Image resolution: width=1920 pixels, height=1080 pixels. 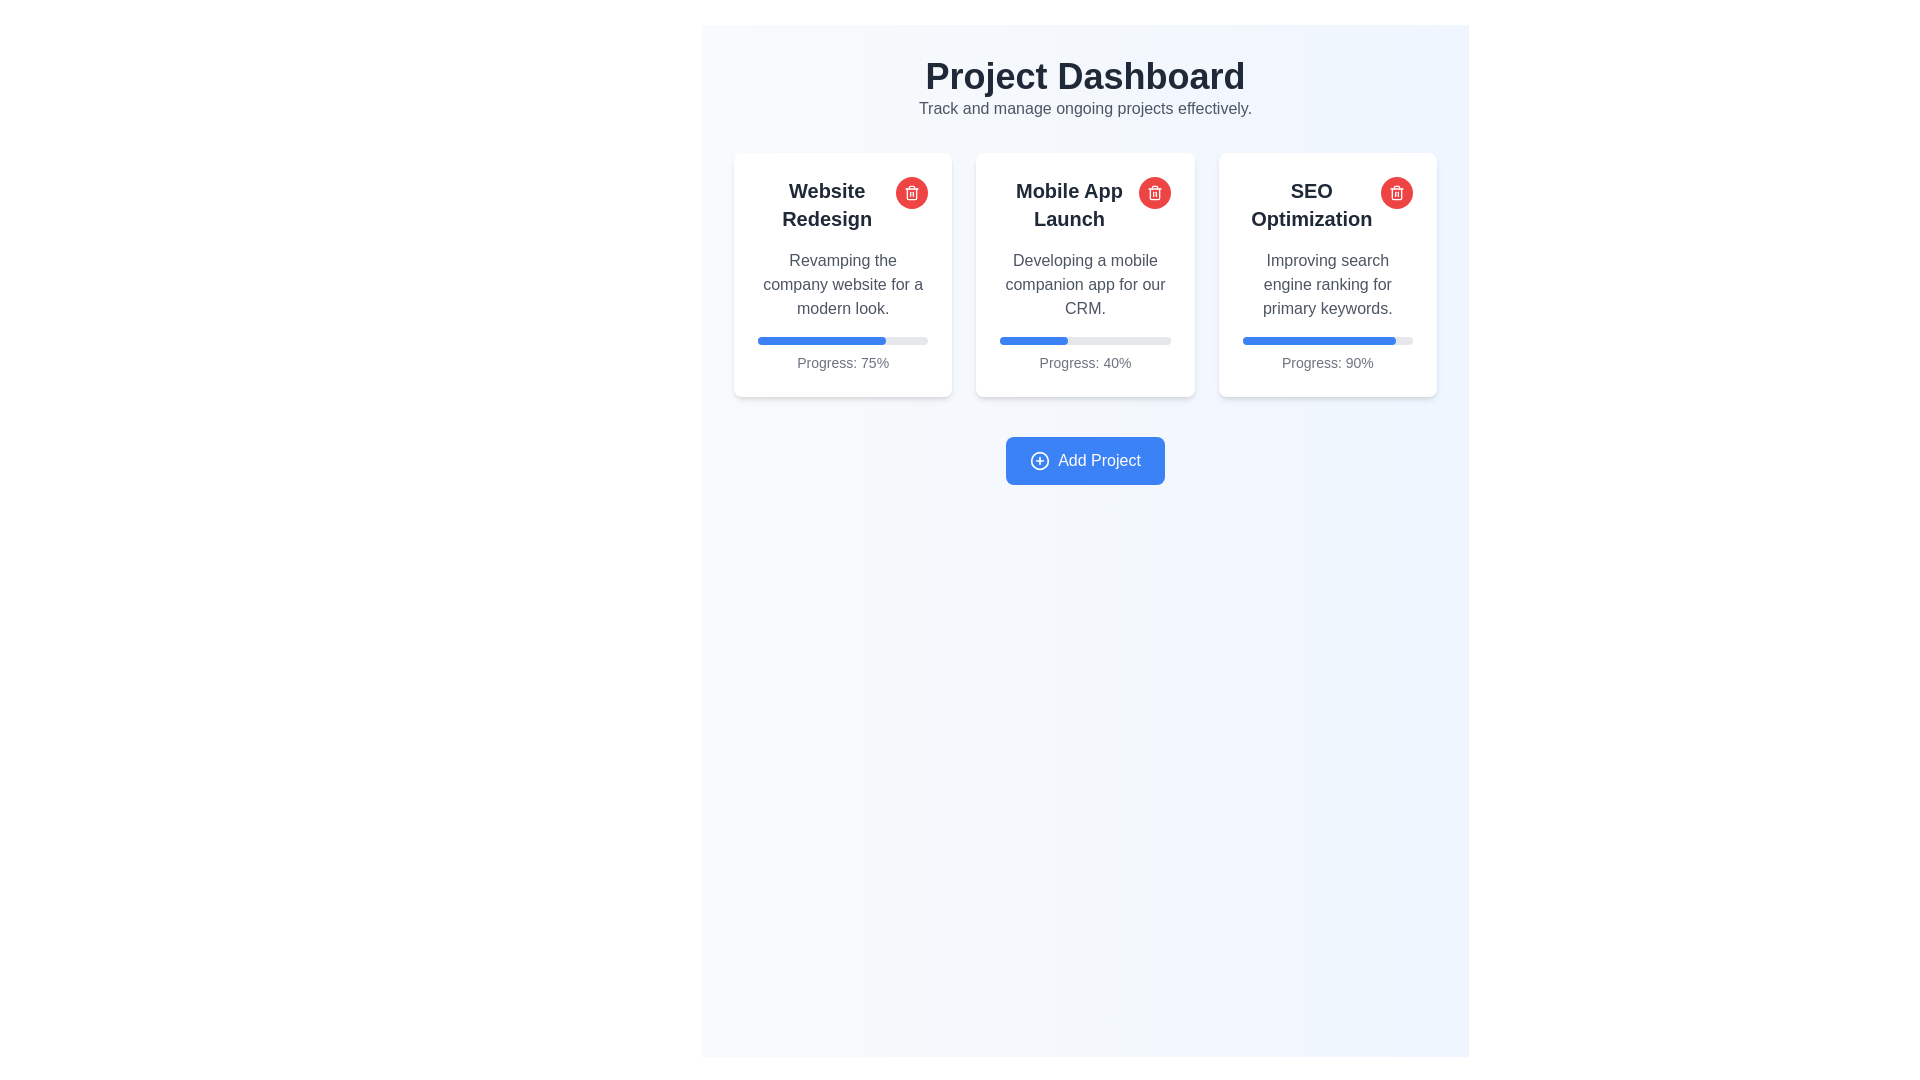 I want to click on the delete button located in the top-right corner of the 'Website Redesign' project card, so click(x=911, y=192).